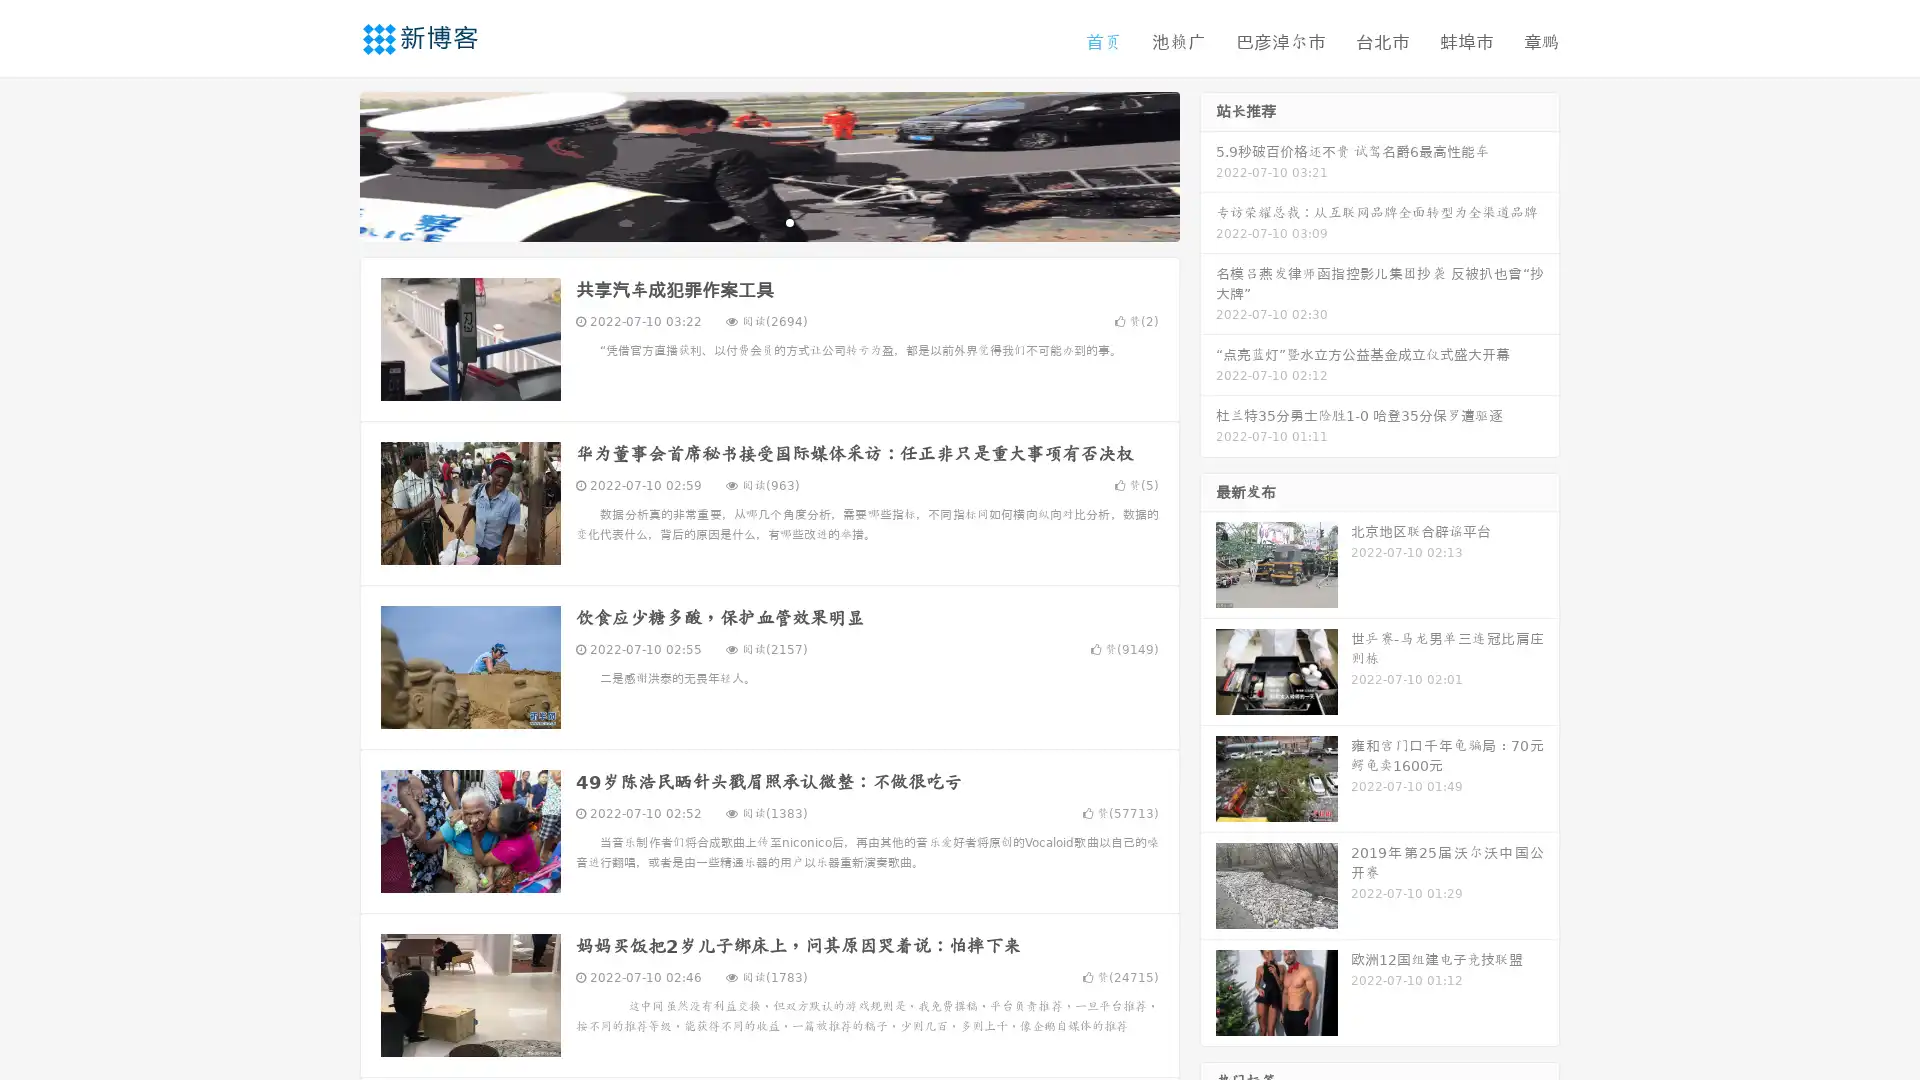 This screenshot has height=1080, width=1920. What do you see at coordinates (1208, 168) in the screenshot?
I see `Next slide` at bounding box center [1208, 168].